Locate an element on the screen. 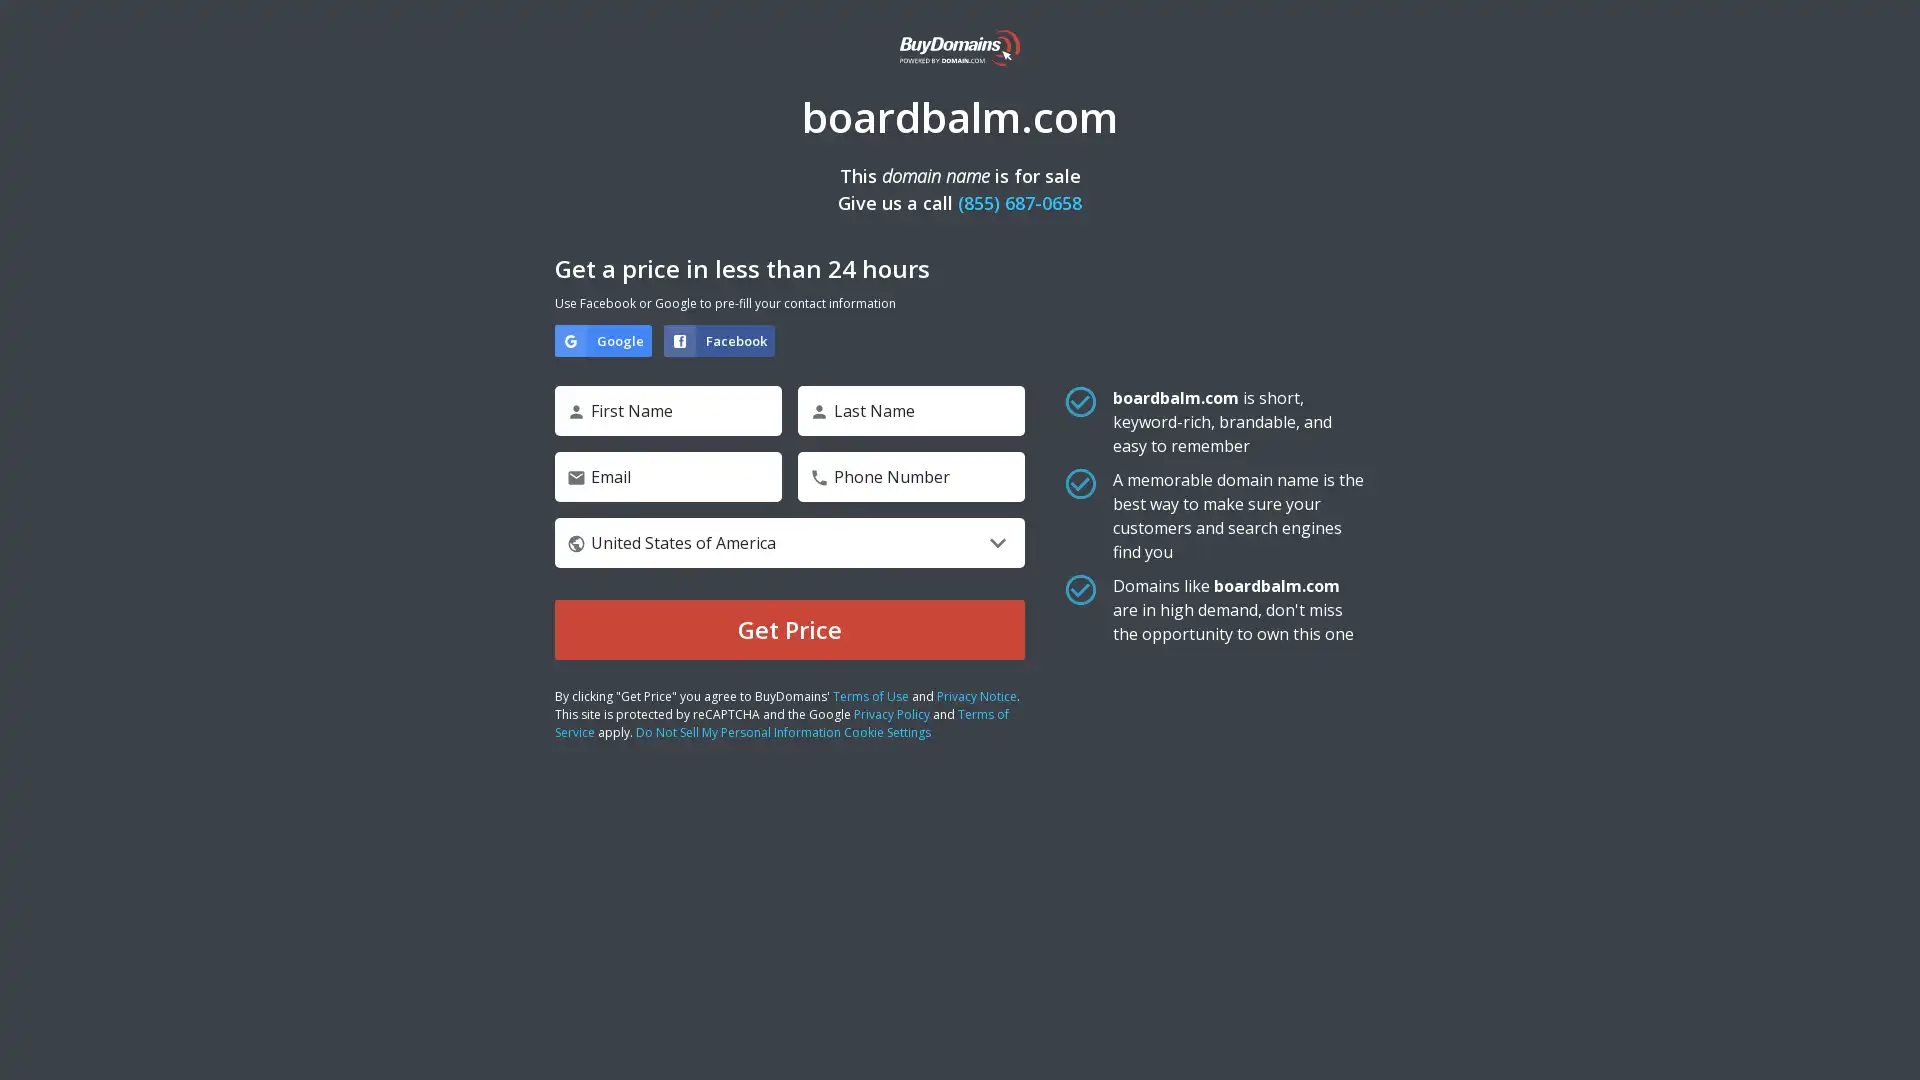 The height and width of the screenshot is (1080, 1920). Facebook is located at coordinates (719, 339).